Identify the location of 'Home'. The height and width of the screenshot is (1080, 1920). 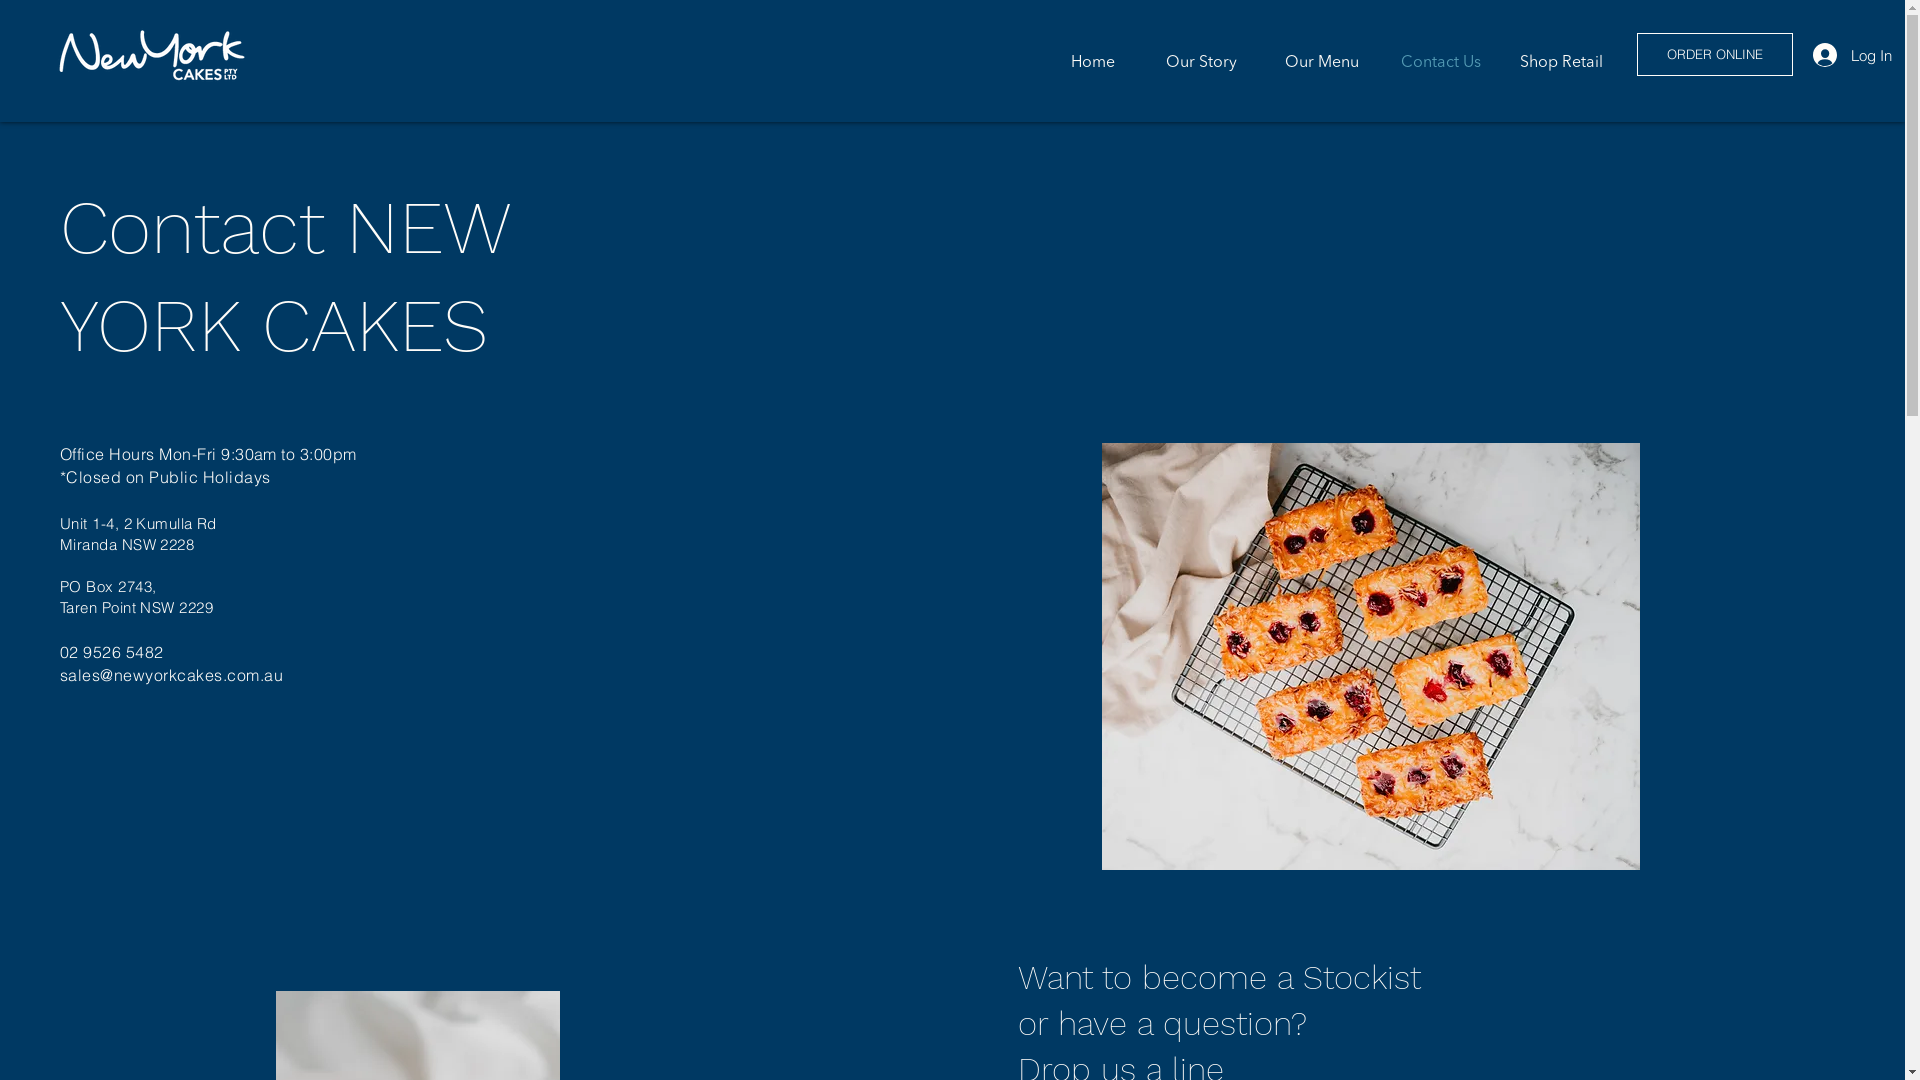
(1067, 60).